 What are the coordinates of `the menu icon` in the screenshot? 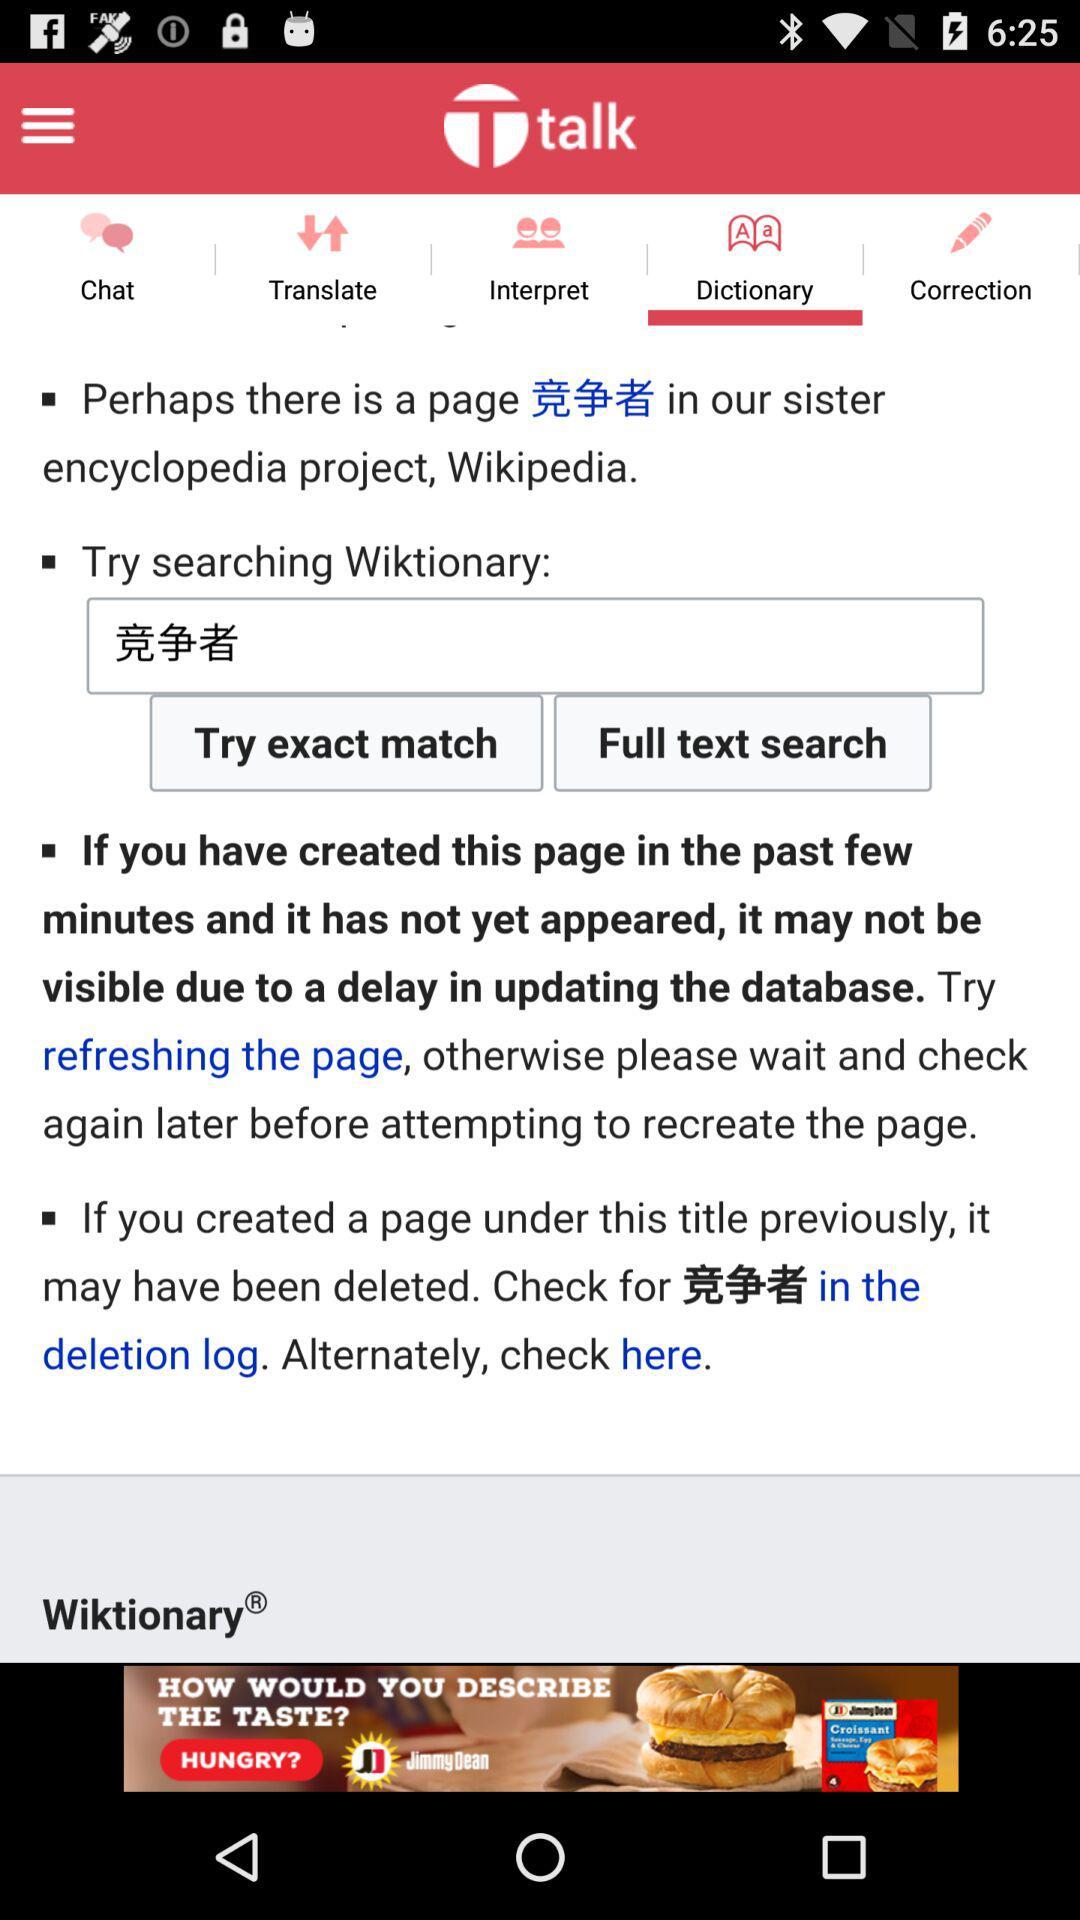 It's located at (46, 133).